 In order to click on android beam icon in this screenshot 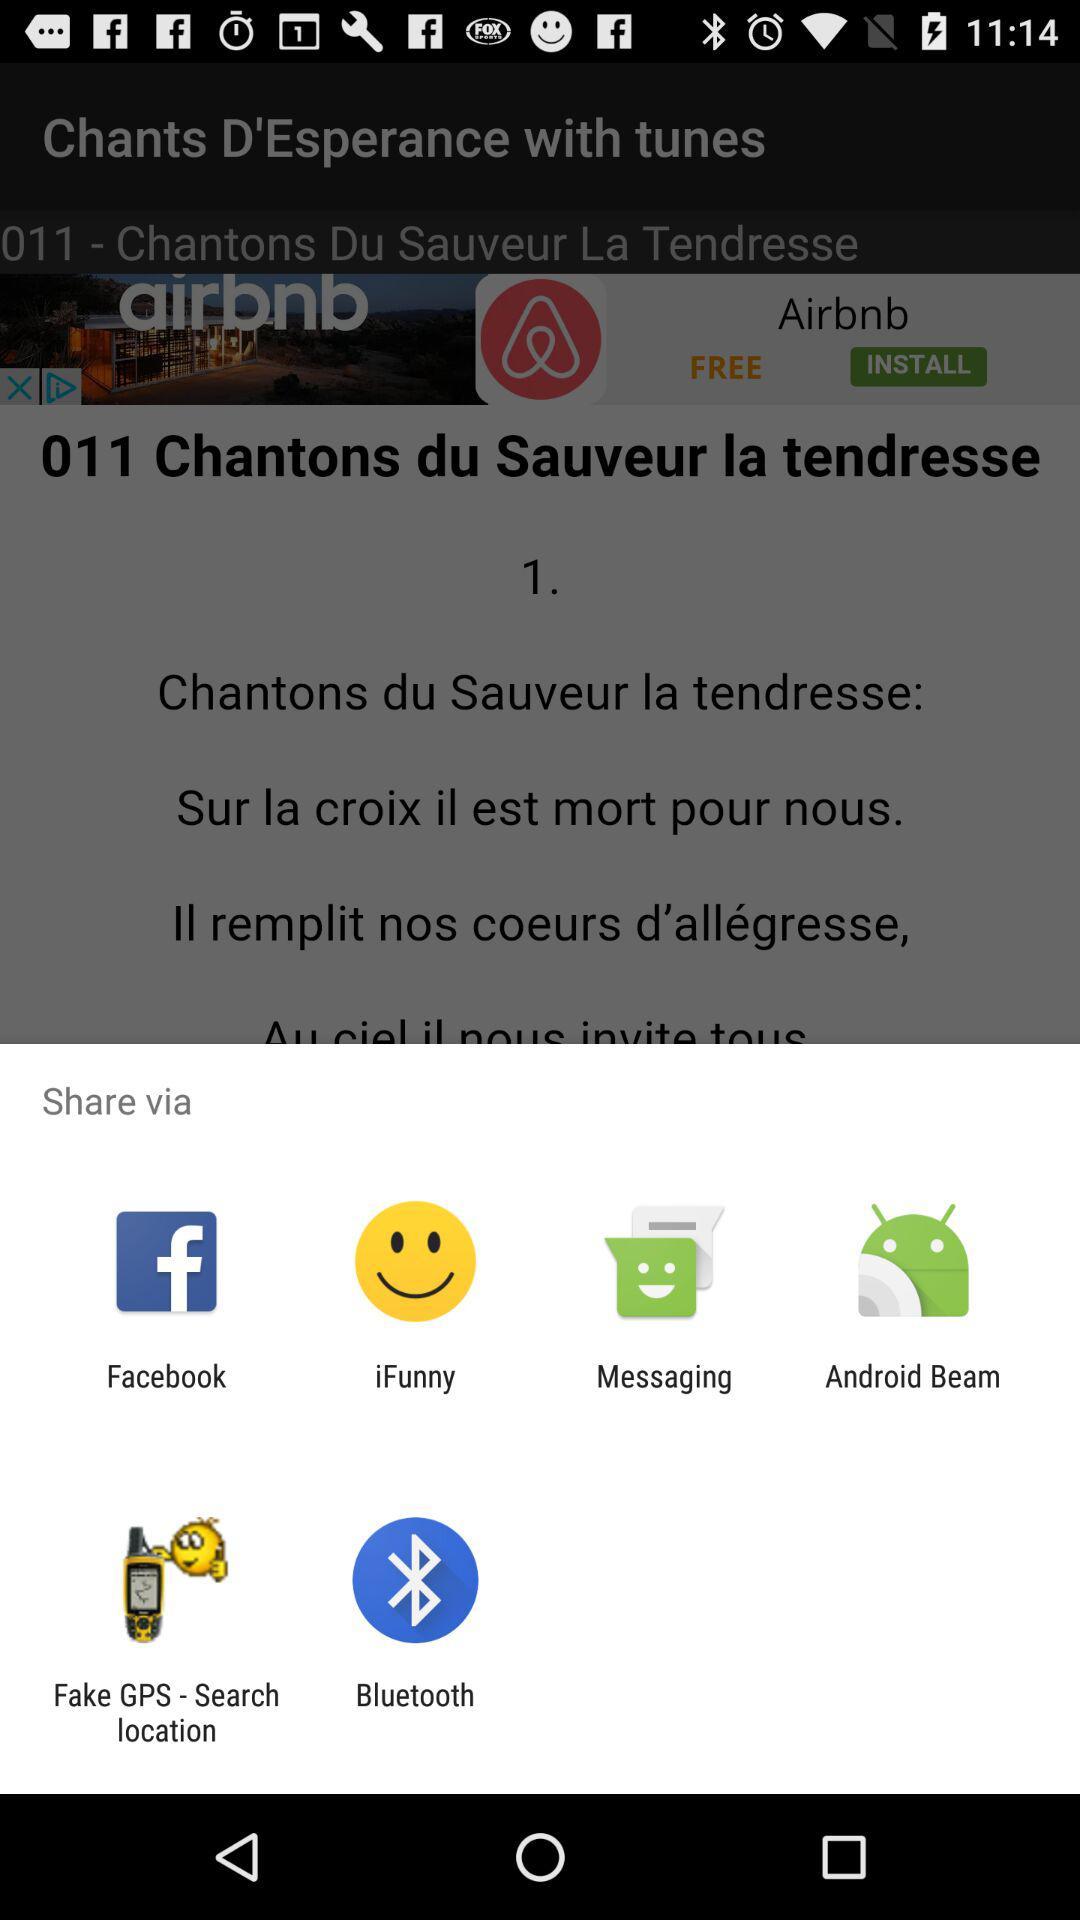, I will do `click(913, 1392)`.